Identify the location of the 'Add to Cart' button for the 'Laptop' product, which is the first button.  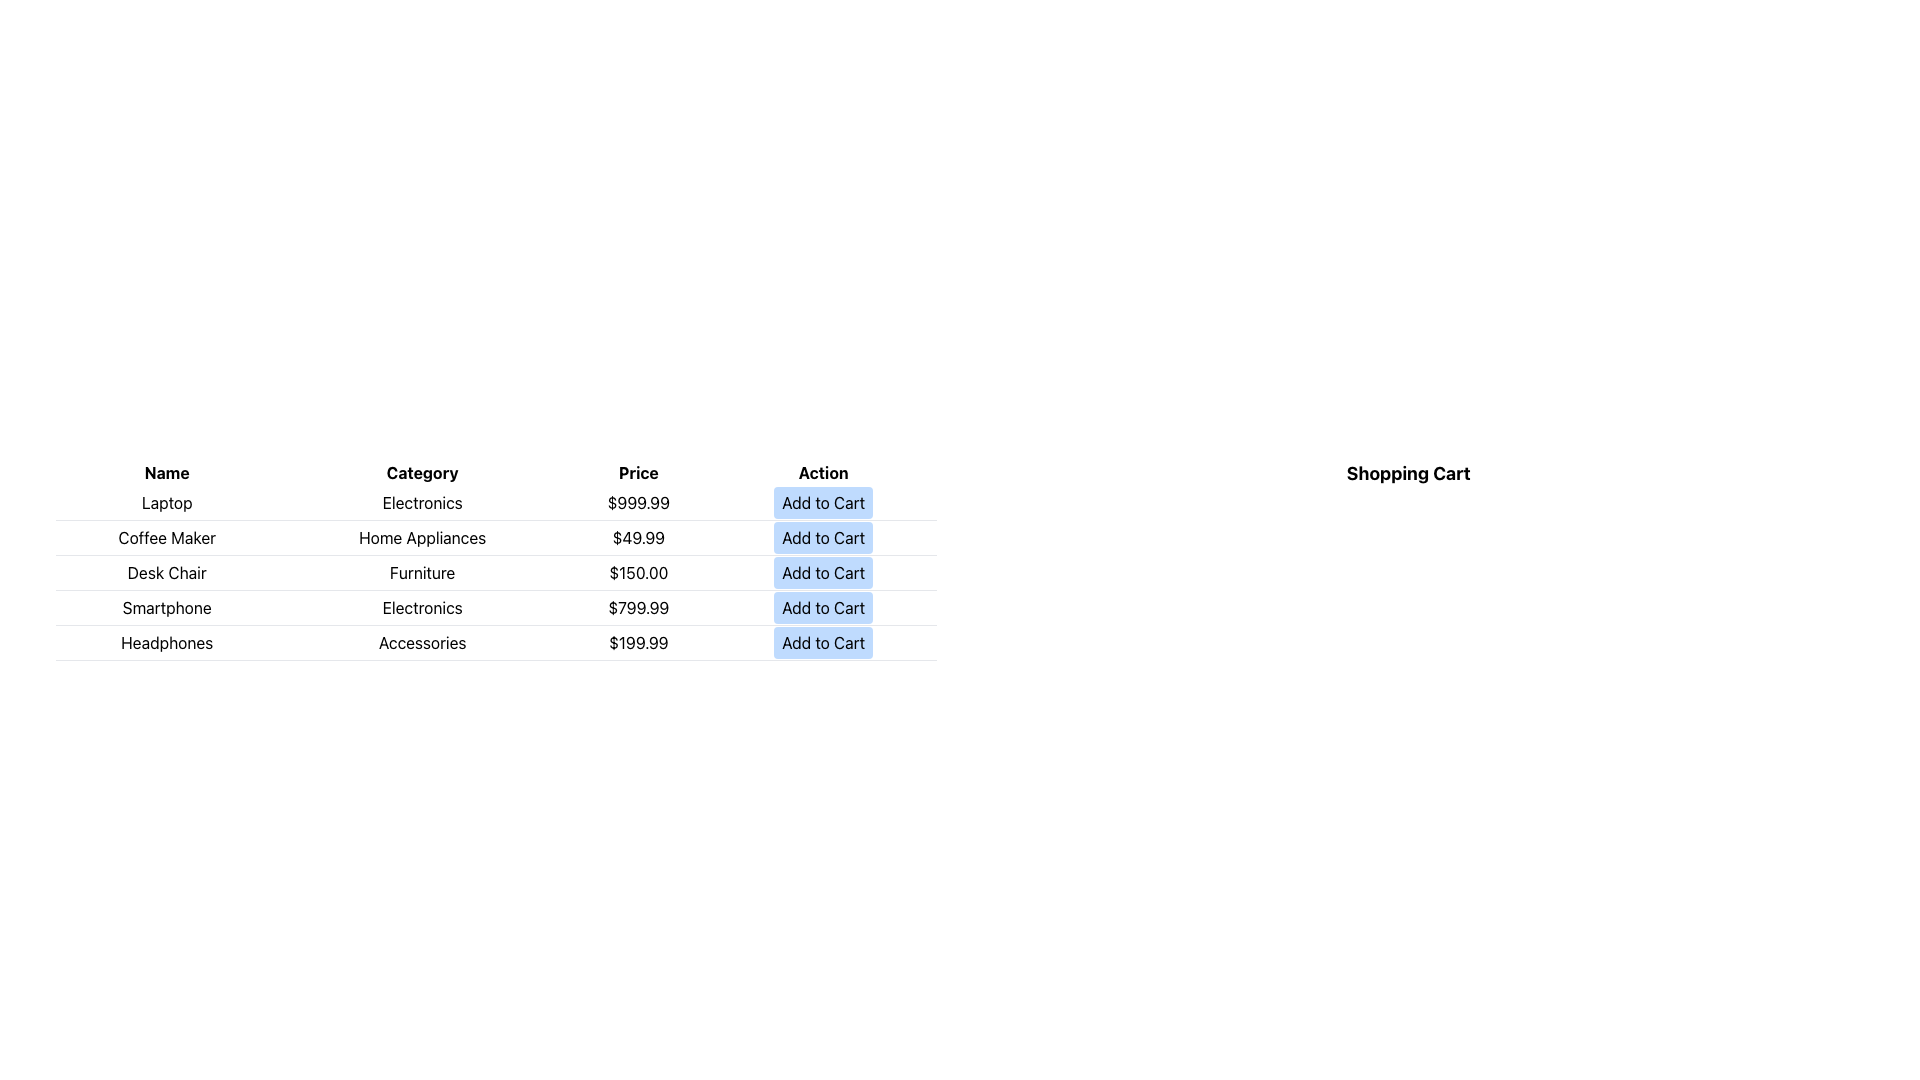
(823, 501).